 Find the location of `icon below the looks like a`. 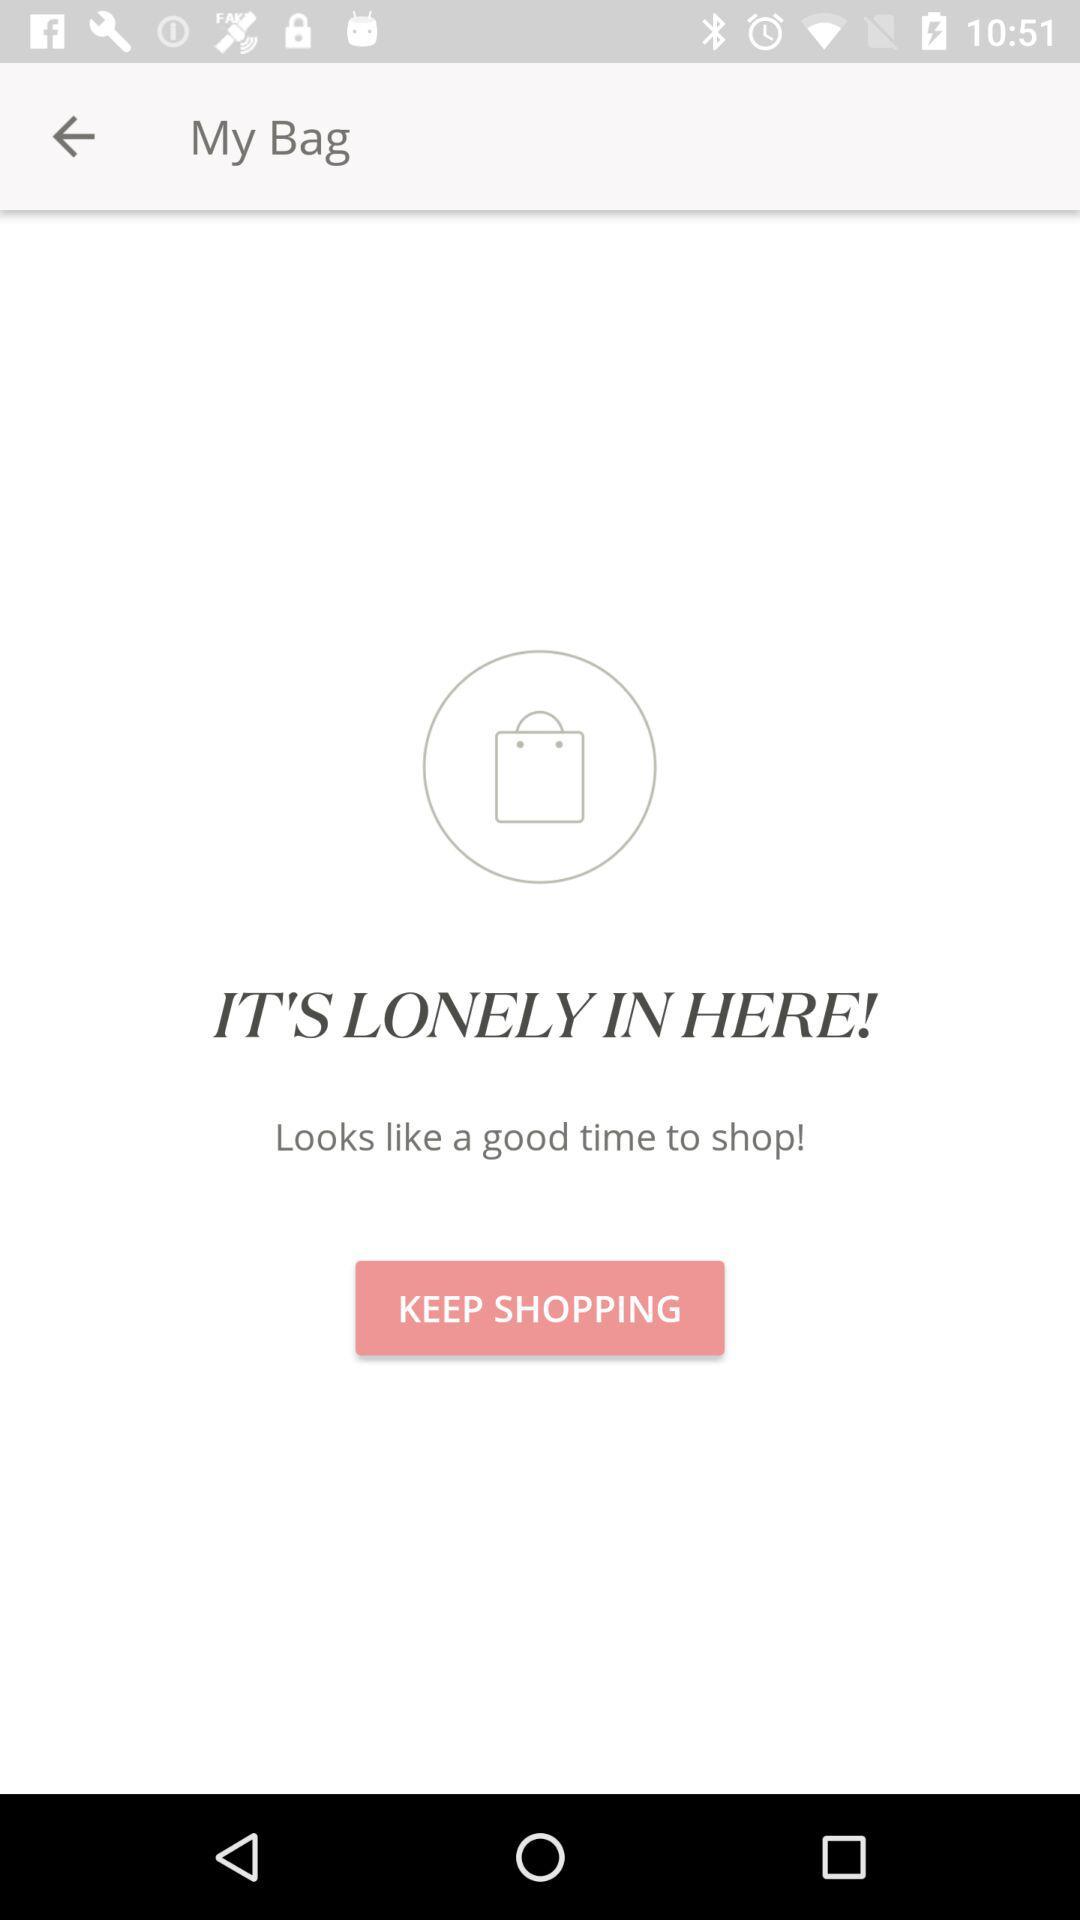

icon below the looks like a is located at coordinates (540, 1308).